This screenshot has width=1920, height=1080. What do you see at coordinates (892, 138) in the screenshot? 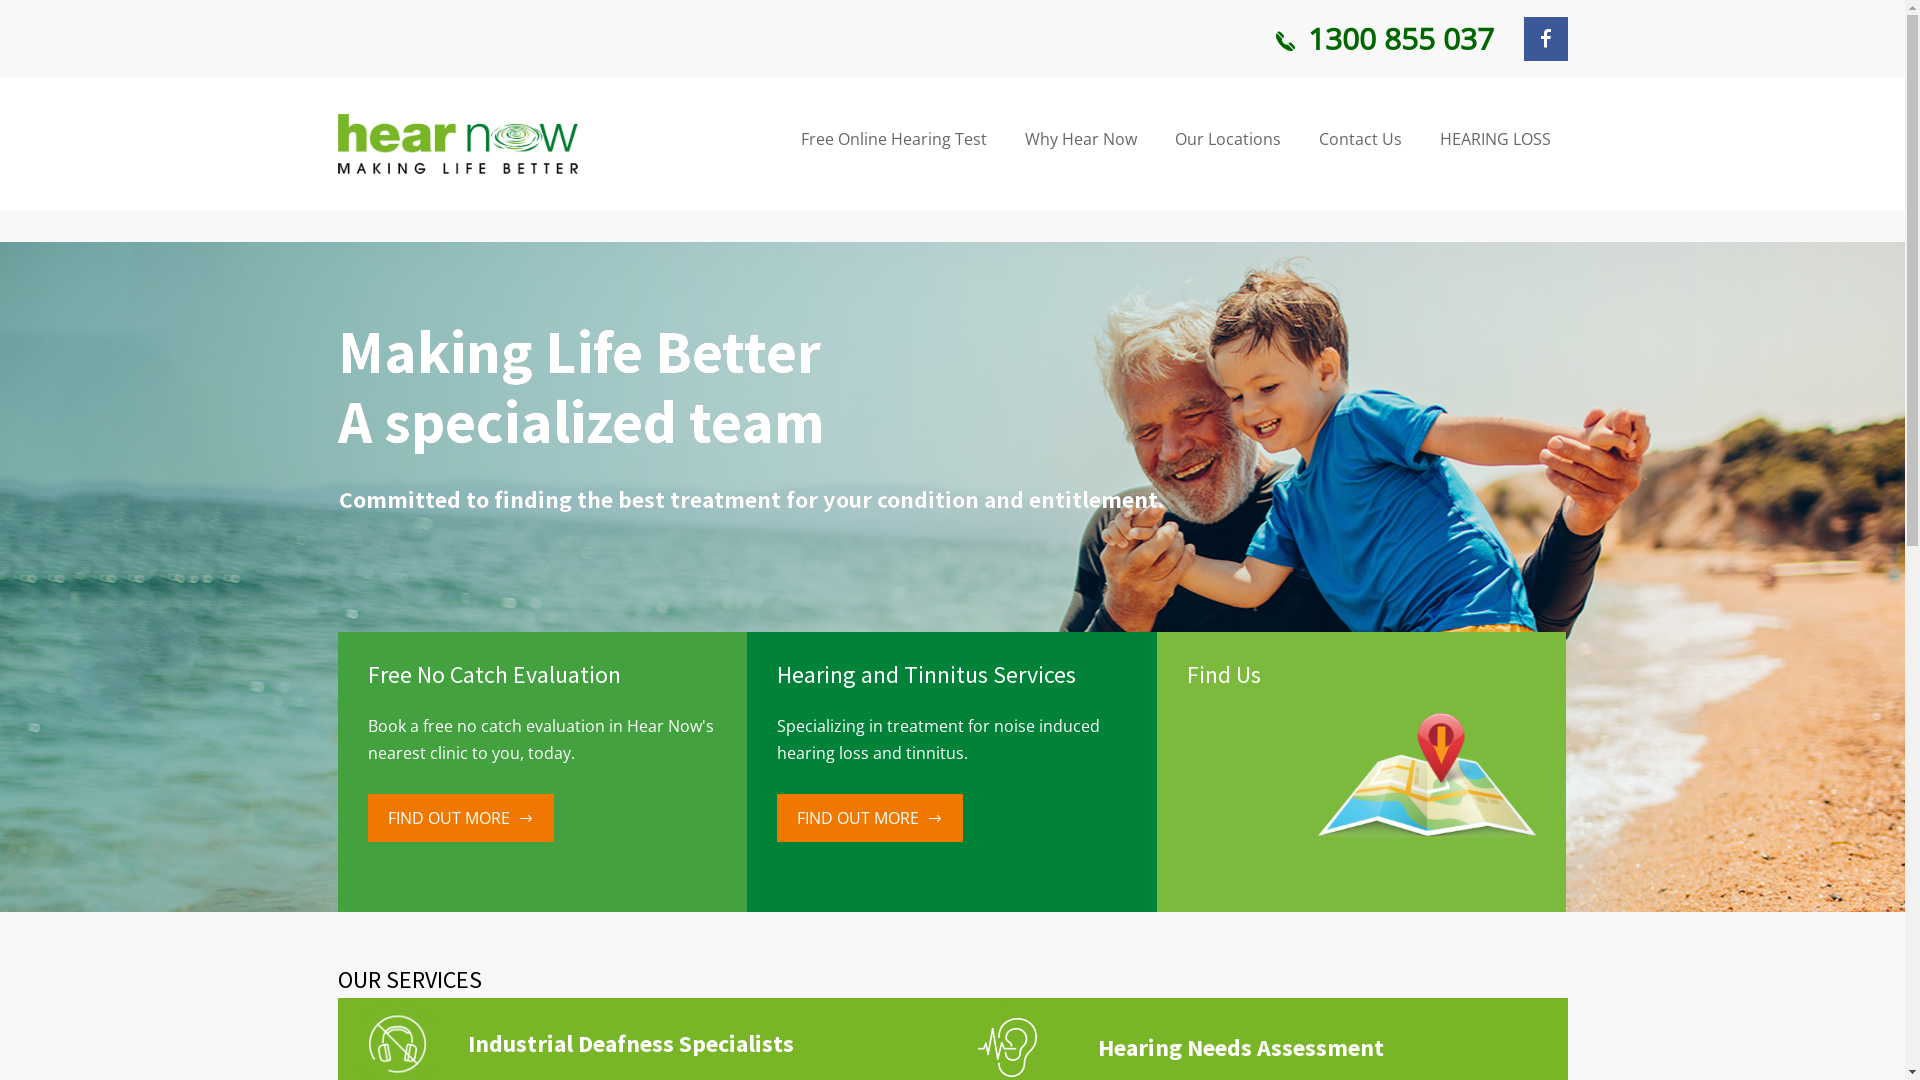
I see `'Free Online Hearing Test'` at bounding box center [892, 138].